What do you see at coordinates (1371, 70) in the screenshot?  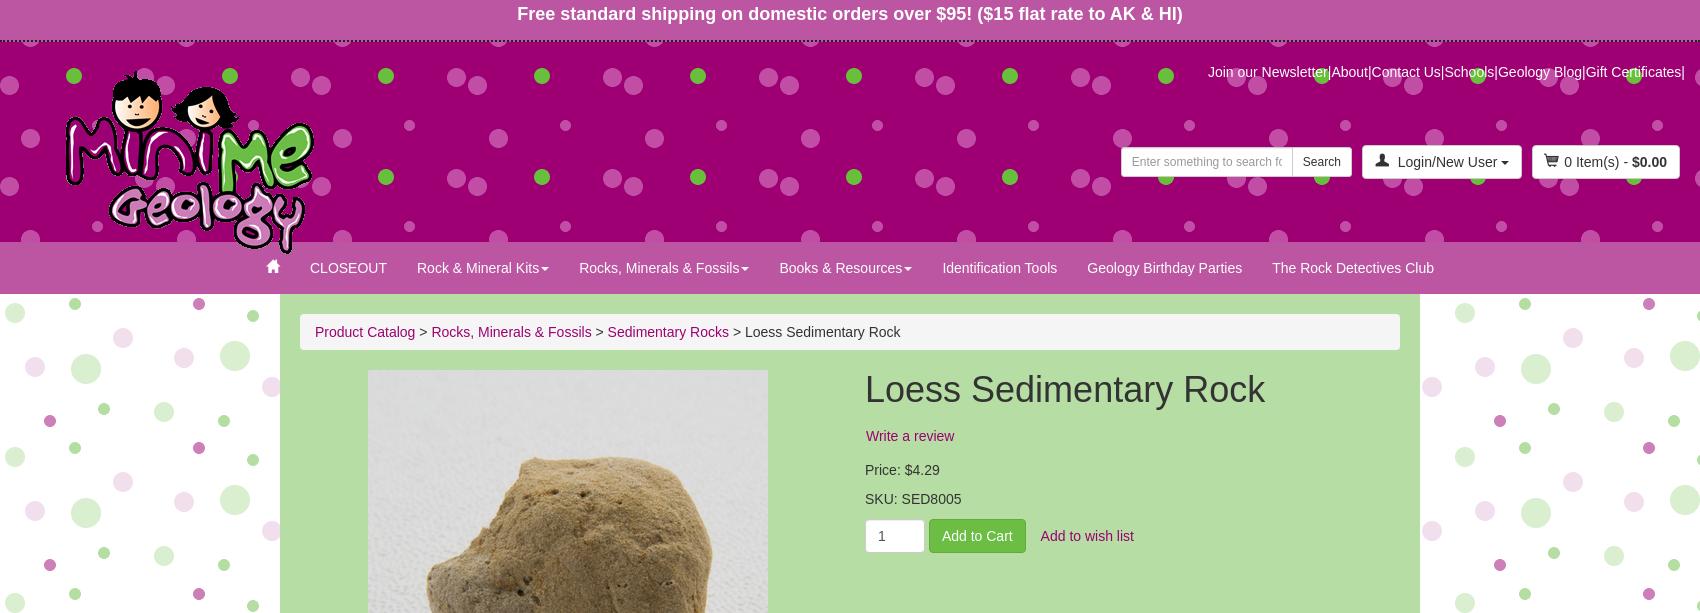 I see `'Contact Us'` at bounding box center [1371, 70].